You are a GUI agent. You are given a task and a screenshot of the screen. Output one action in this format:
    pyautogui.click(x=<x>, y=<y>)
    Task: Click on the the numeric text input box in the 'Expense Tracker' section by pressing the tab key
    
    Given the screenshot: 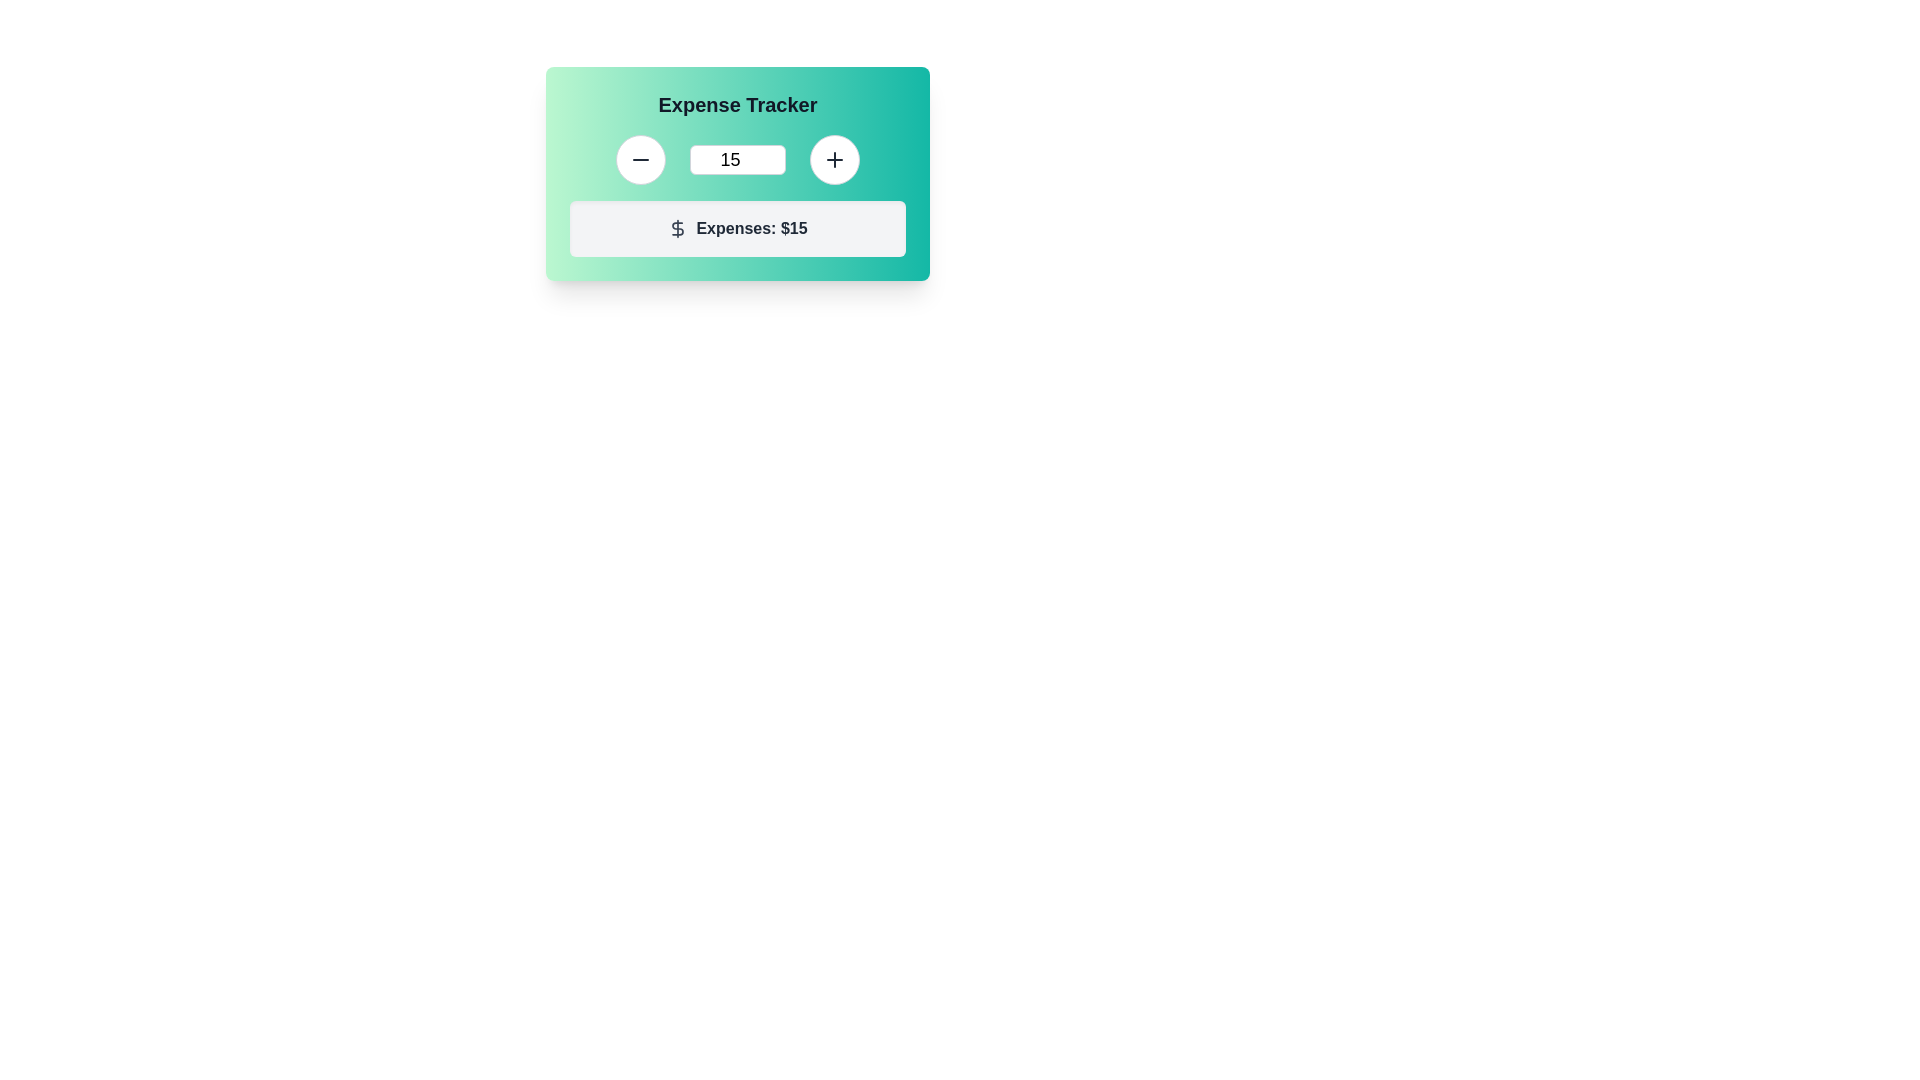 What is the action you would take?
    pyautogui.click(x=737, y=158)
    